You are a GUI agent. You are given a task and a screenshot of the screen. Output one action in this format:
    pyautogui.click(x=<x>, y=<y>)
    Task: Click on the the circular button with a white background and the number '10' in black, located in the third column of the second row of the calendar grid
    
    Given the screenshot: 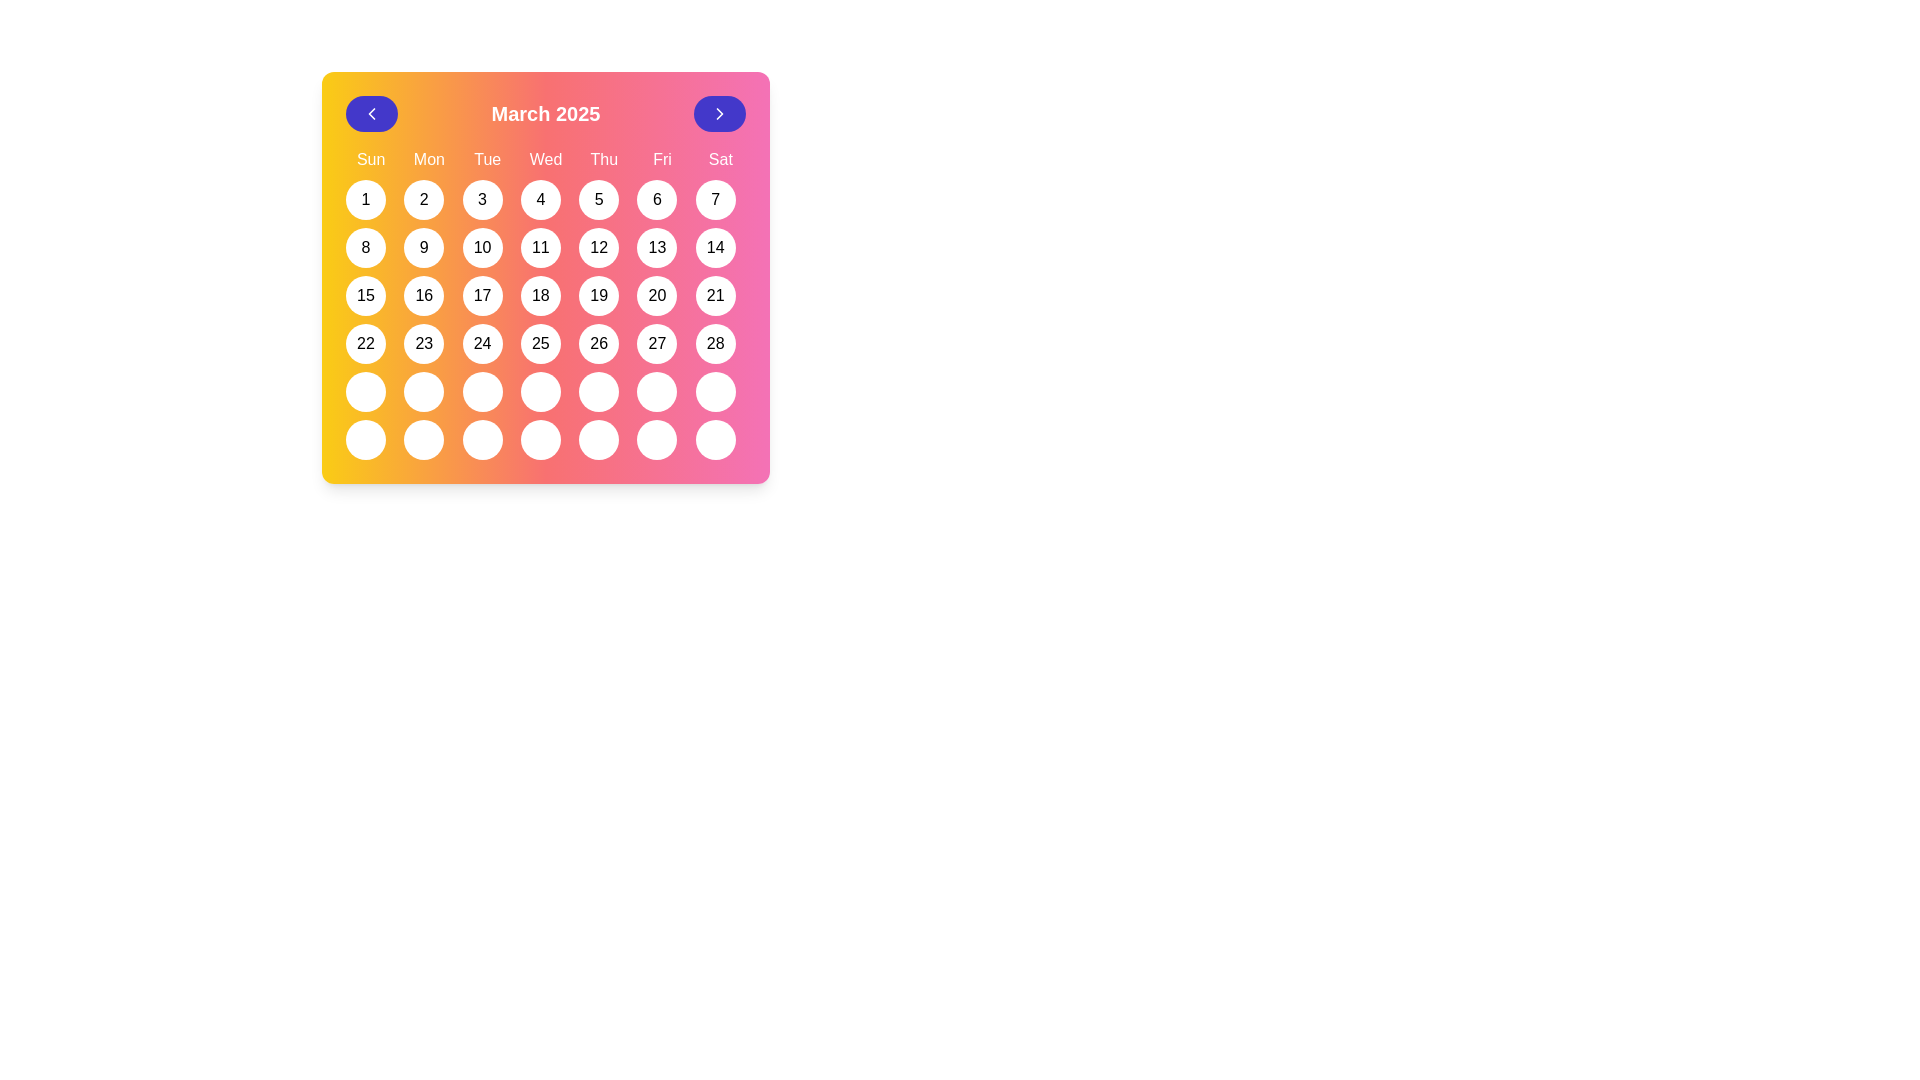 What is the action you would take?
    pyautogui.click(x=482, y=246)
    